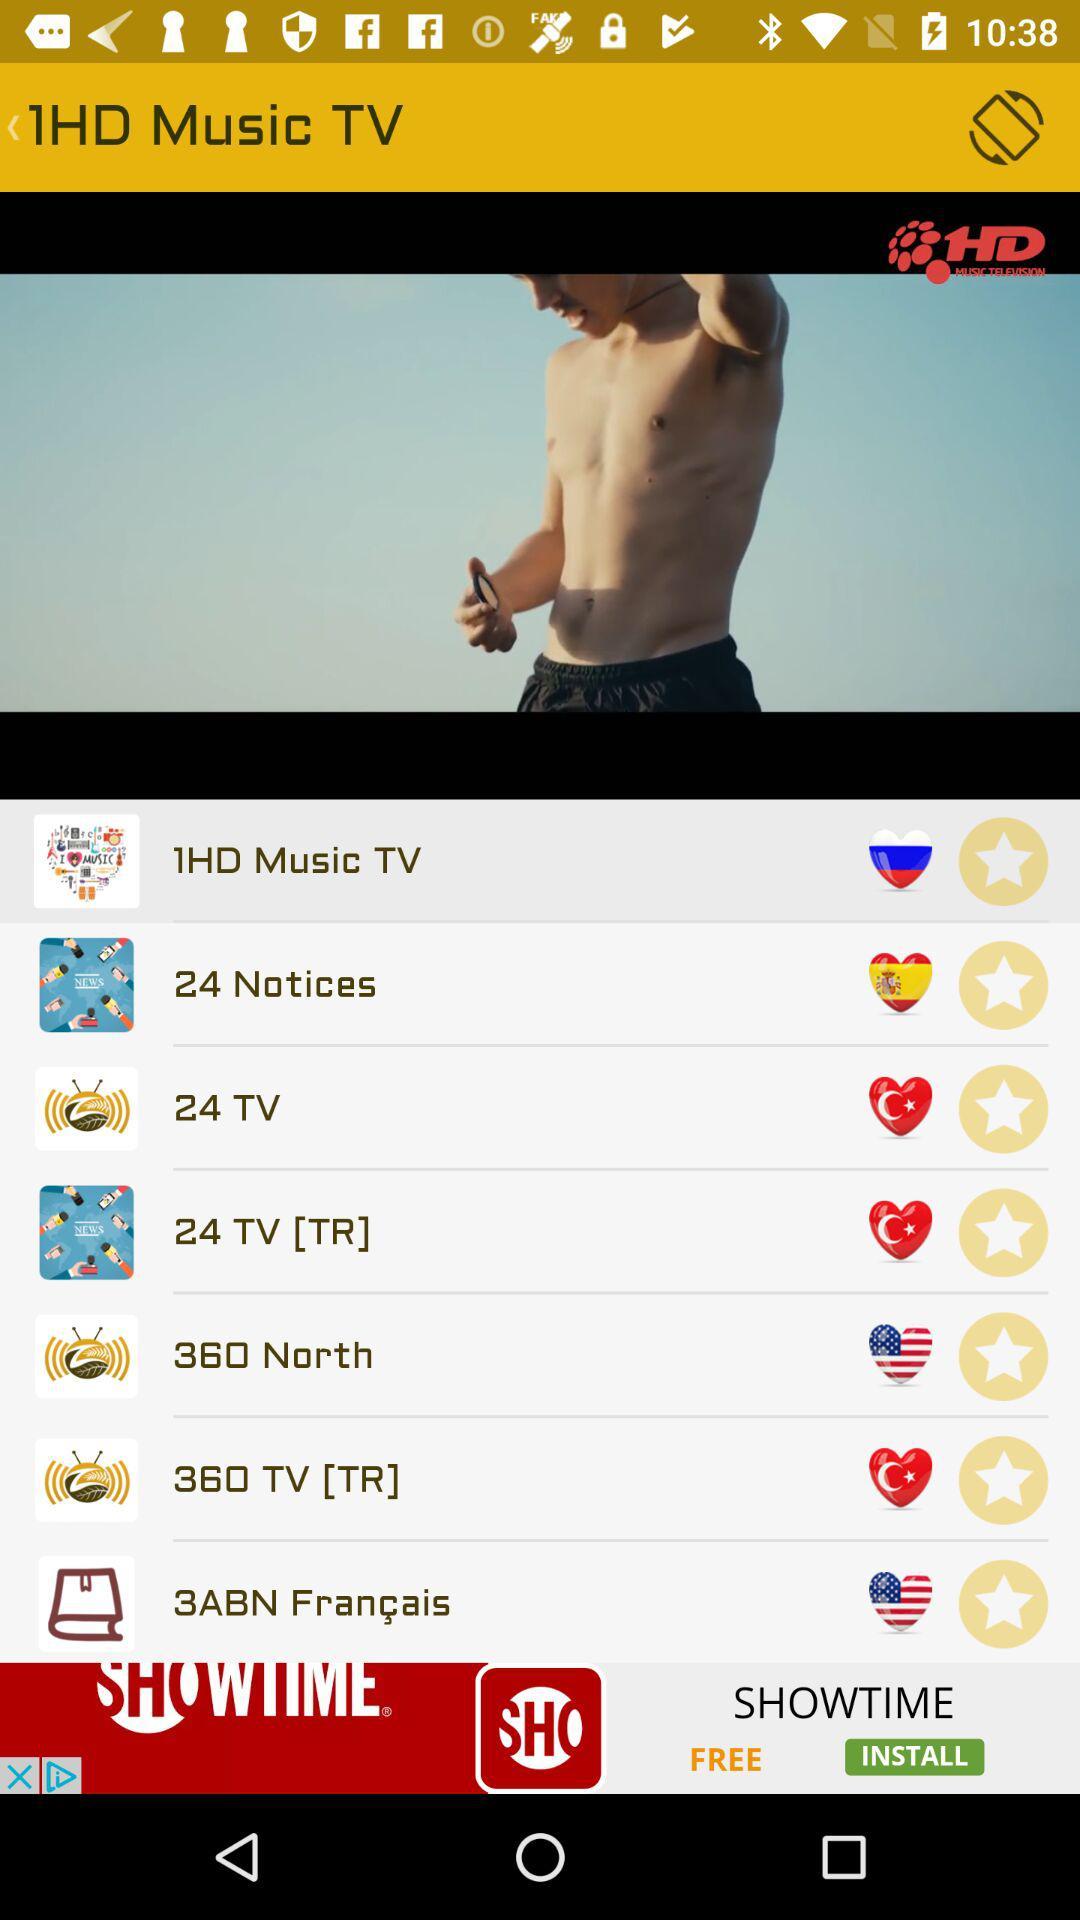 The image size is (1080, 1920). I want to click on click advertisement, so click(540, 1727).